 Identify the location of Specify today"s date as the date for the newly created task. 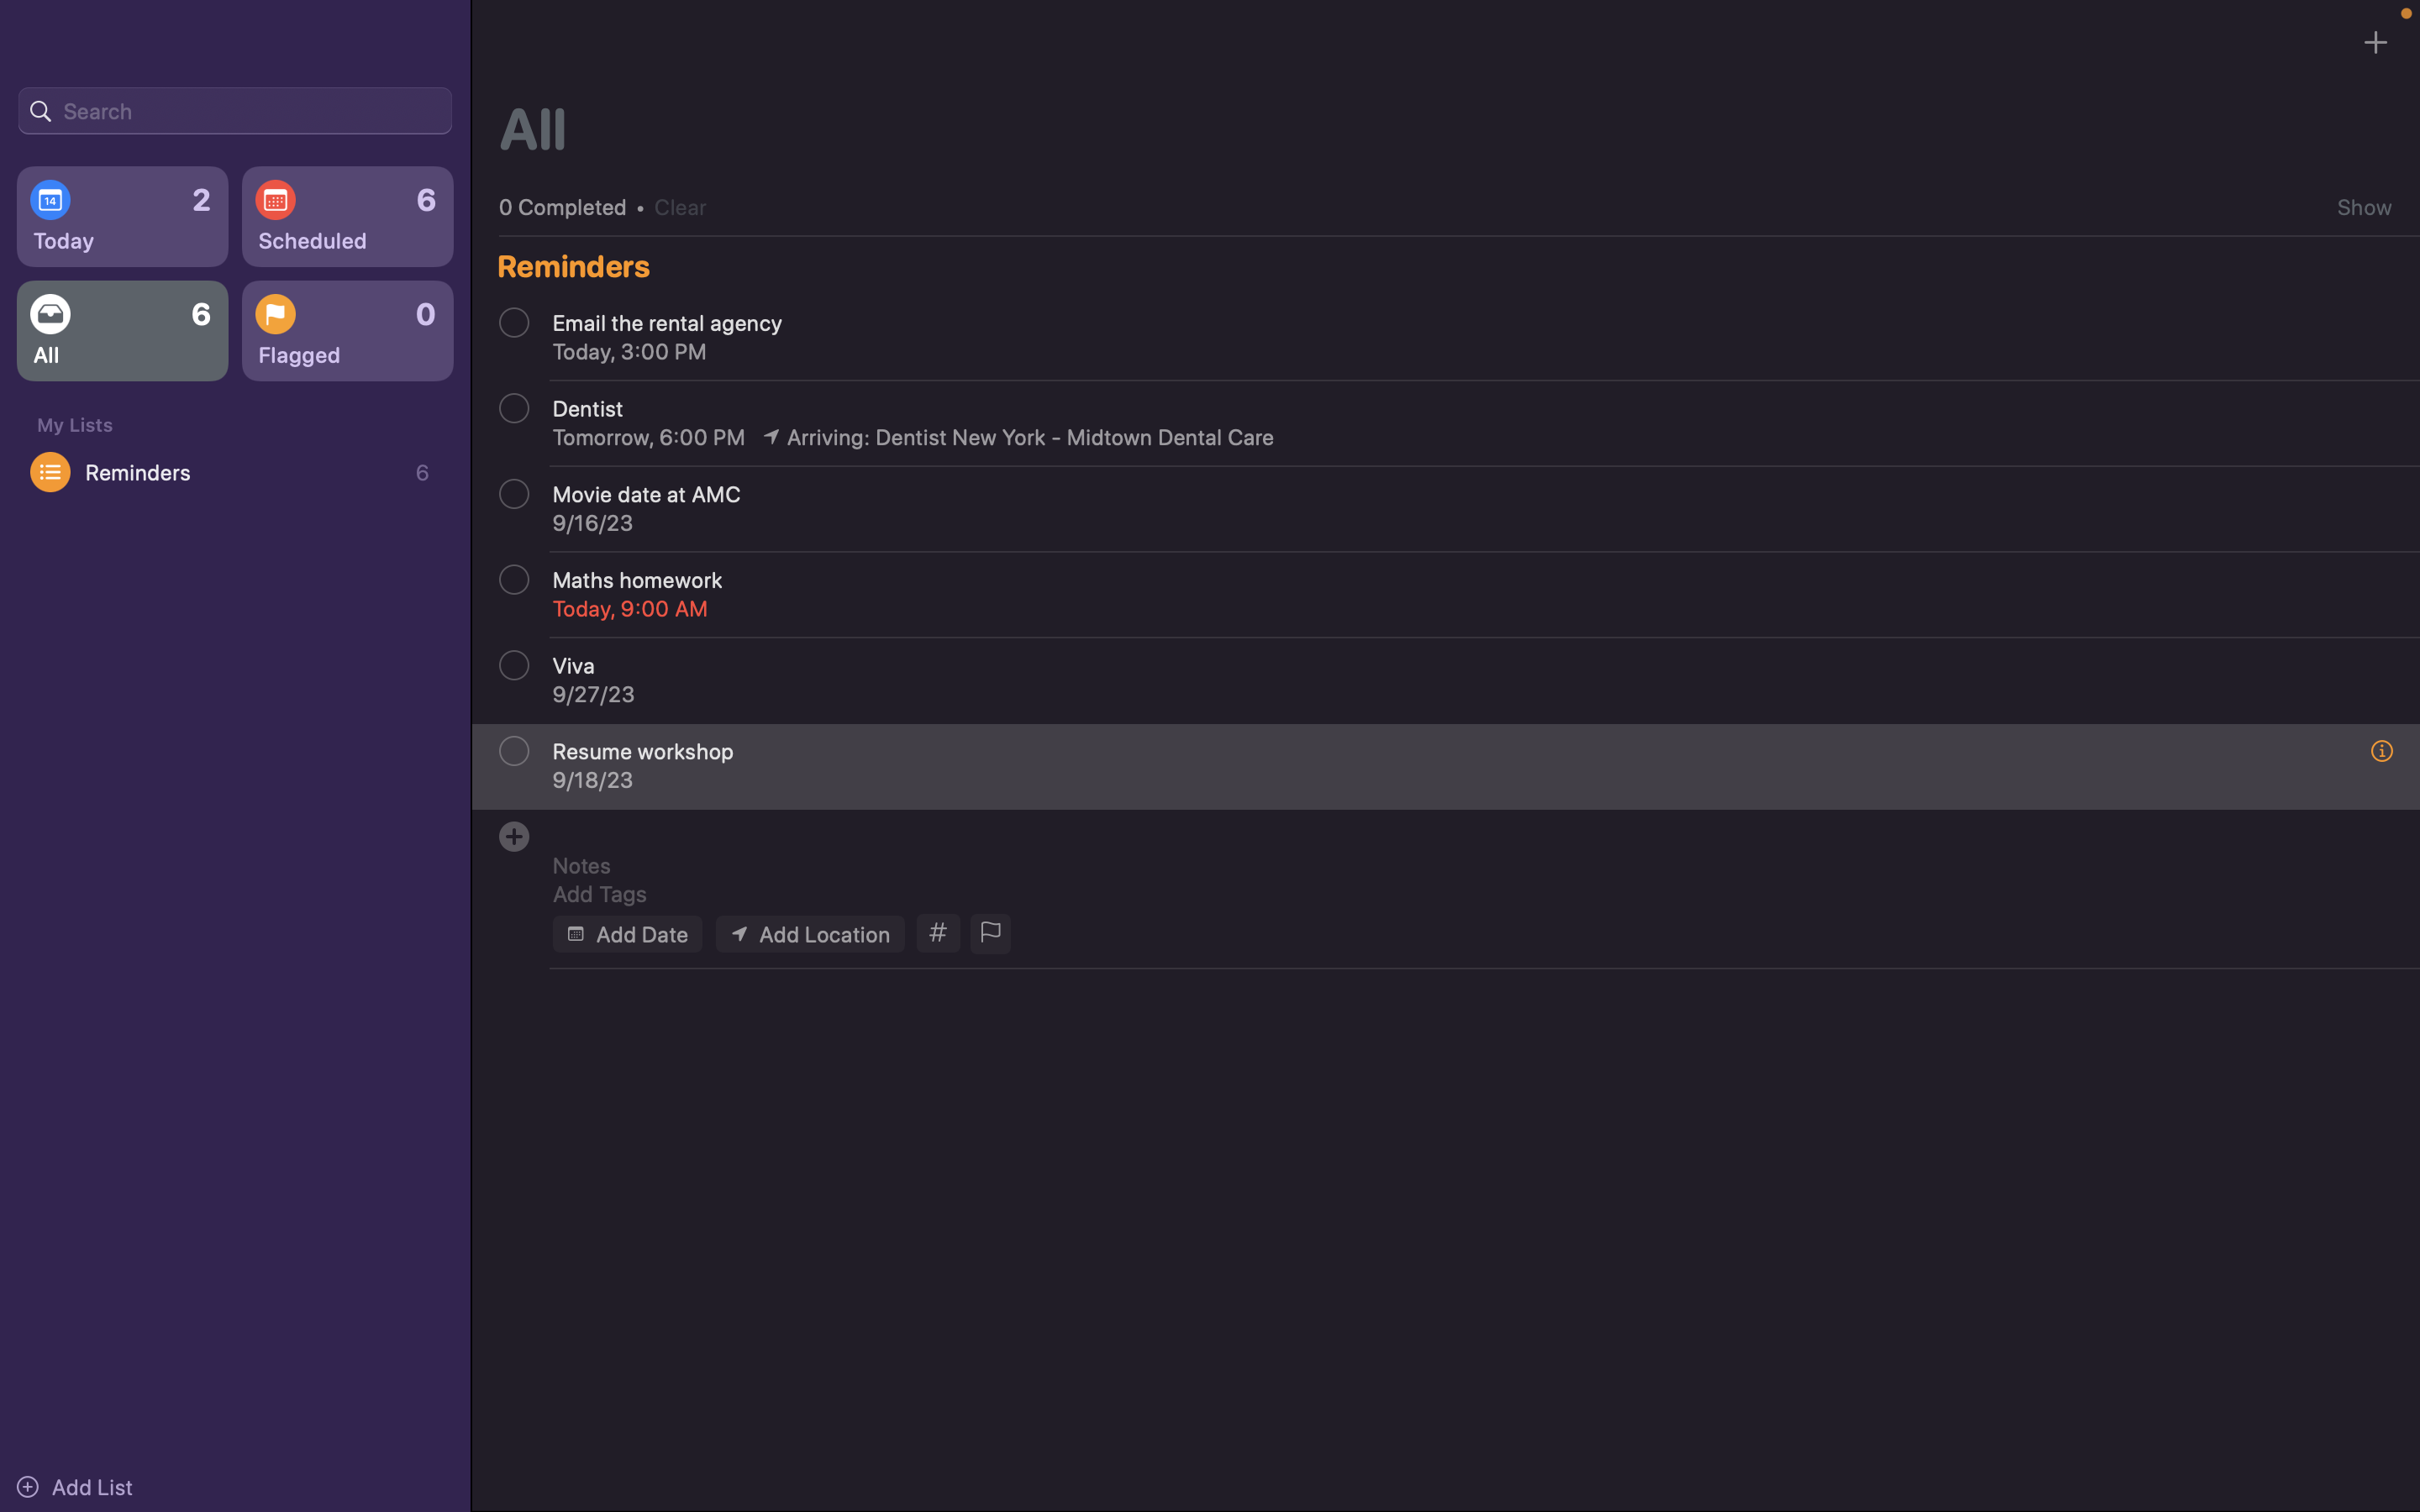
(625, 932).